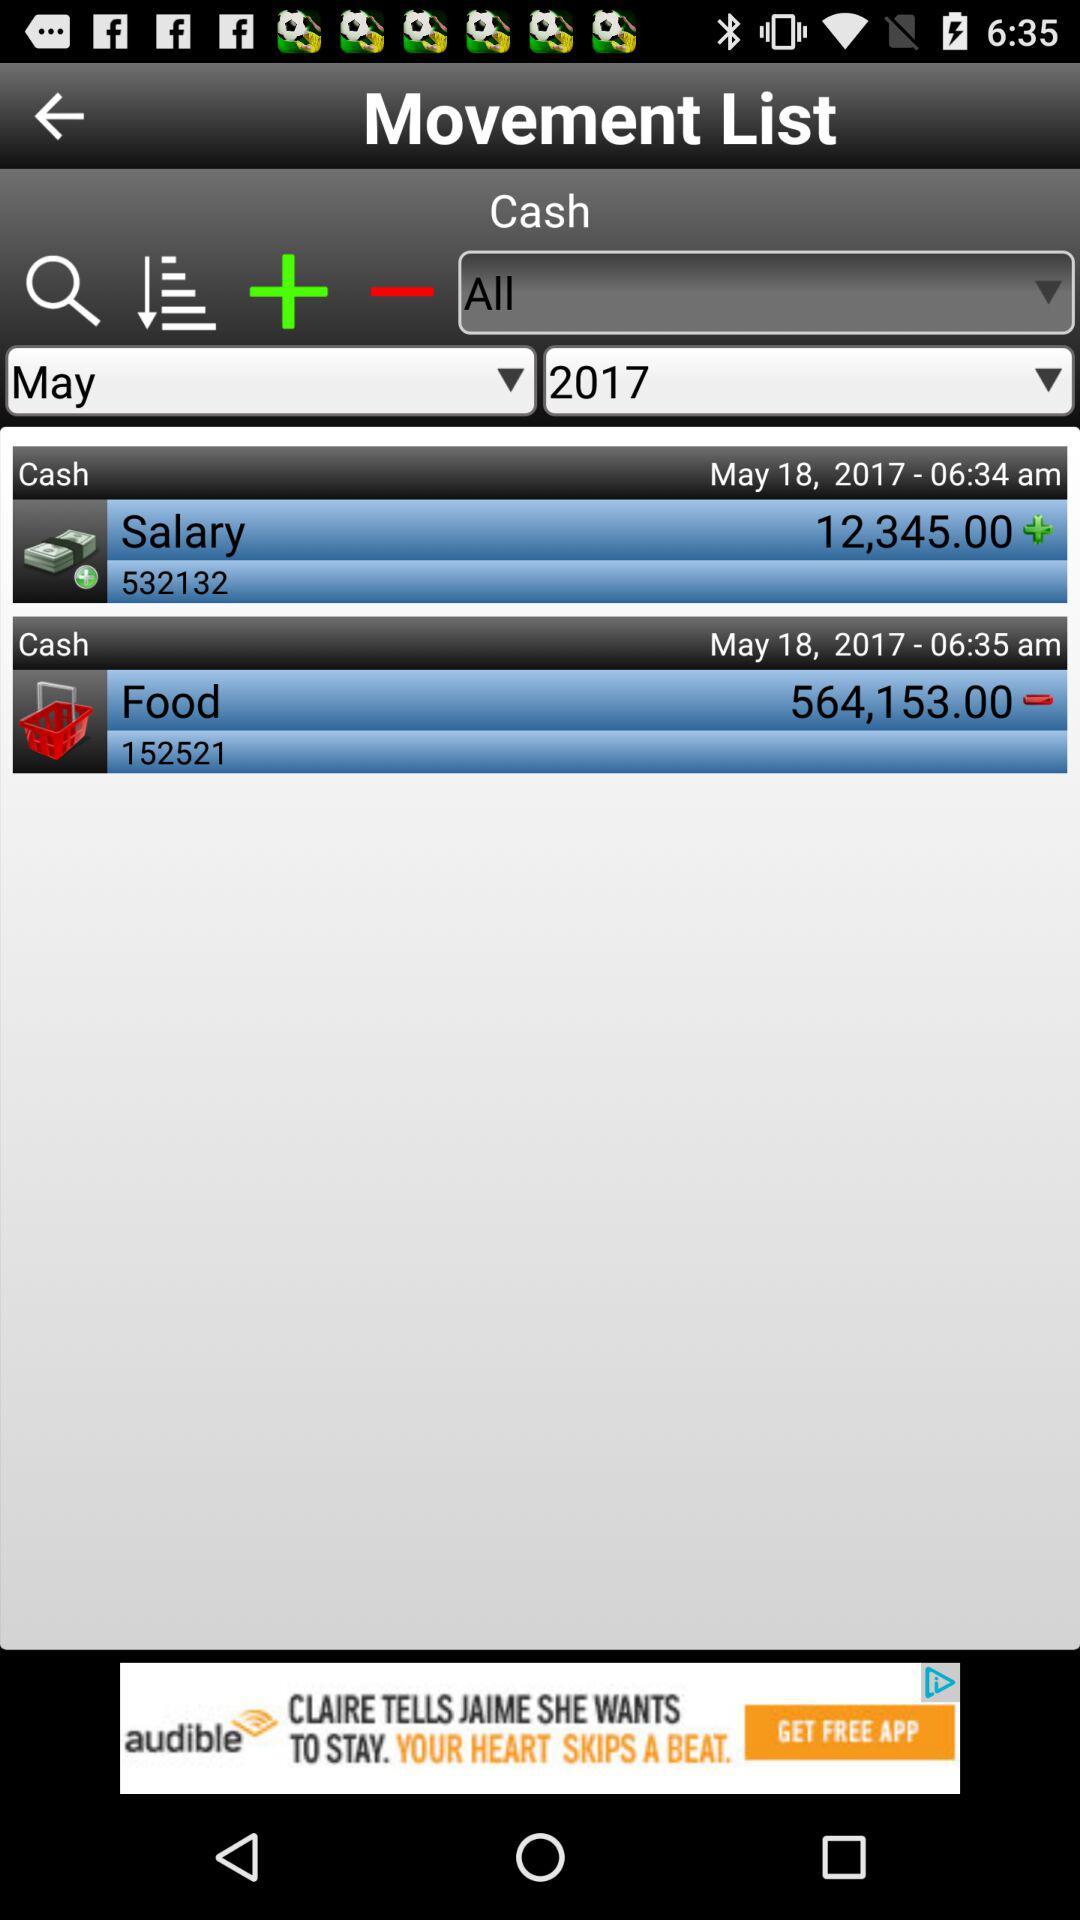 The height and width of the screenshot is (1920, 1080). What do you see at coordinates (401, 311) in the screenshot?
I see `the minus icon` at bounding box center [401, 311].